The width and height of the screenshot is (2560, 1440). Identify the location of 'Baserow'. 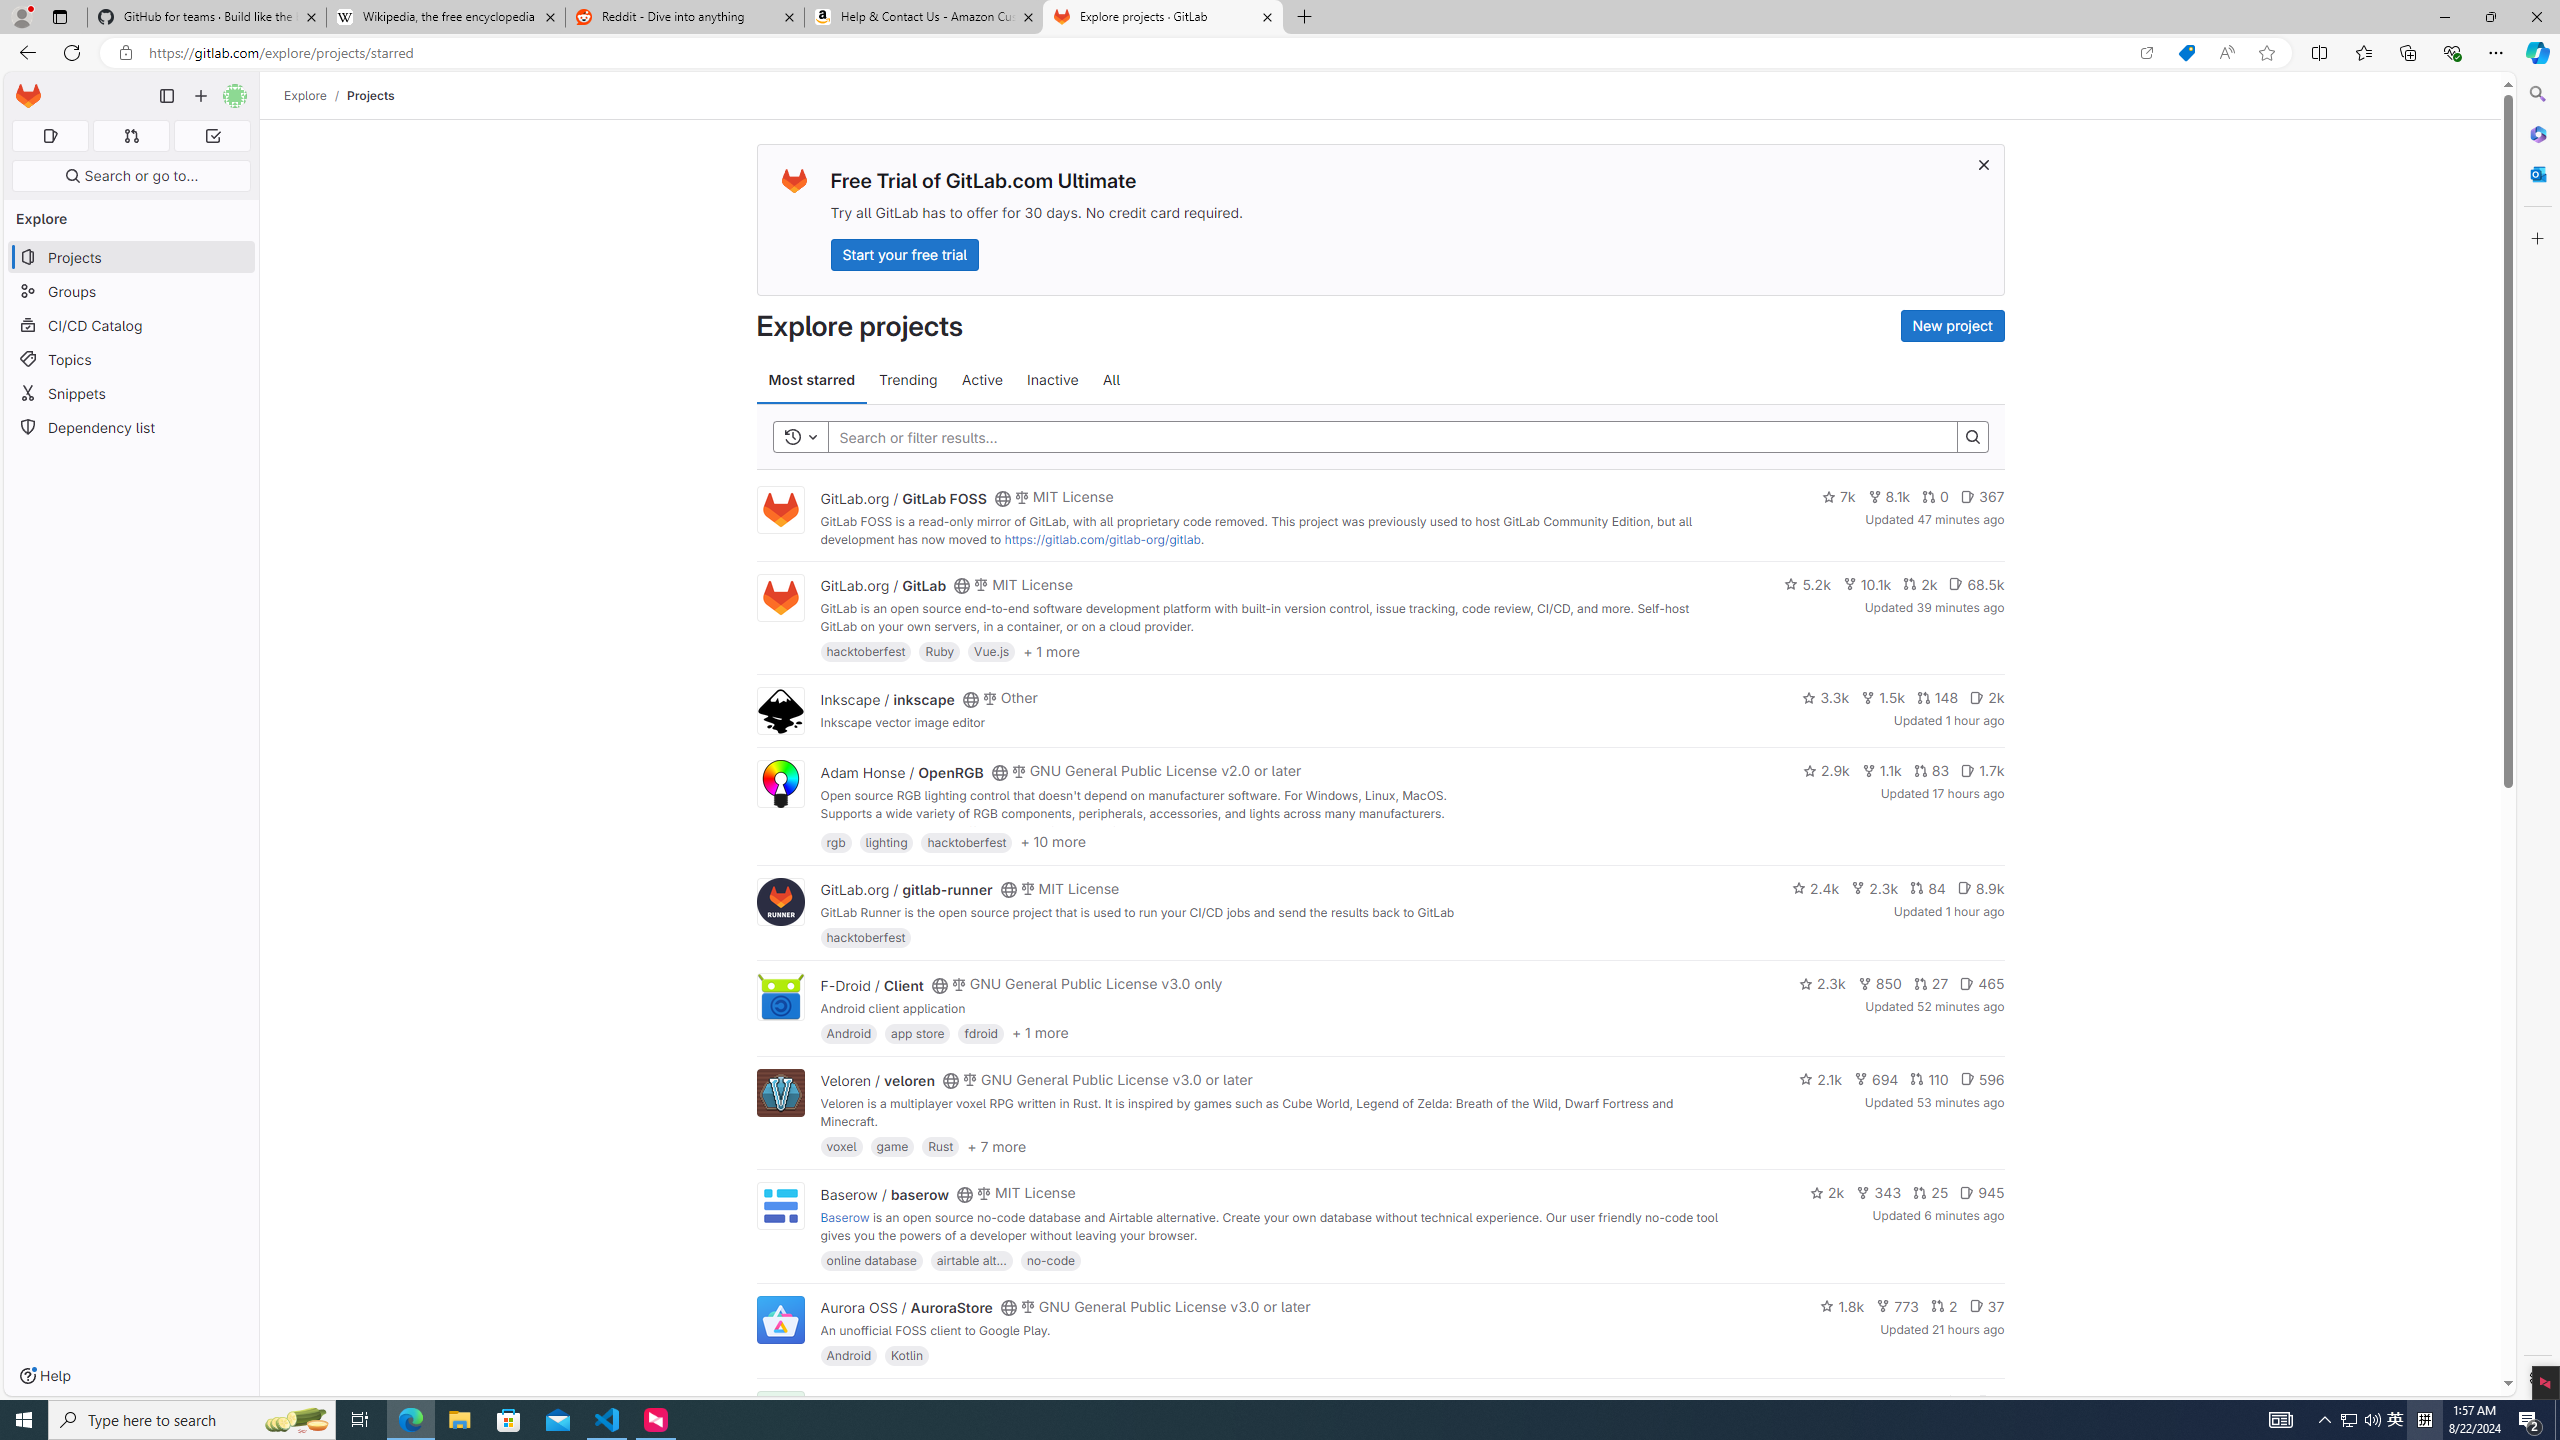
(843, 1217).